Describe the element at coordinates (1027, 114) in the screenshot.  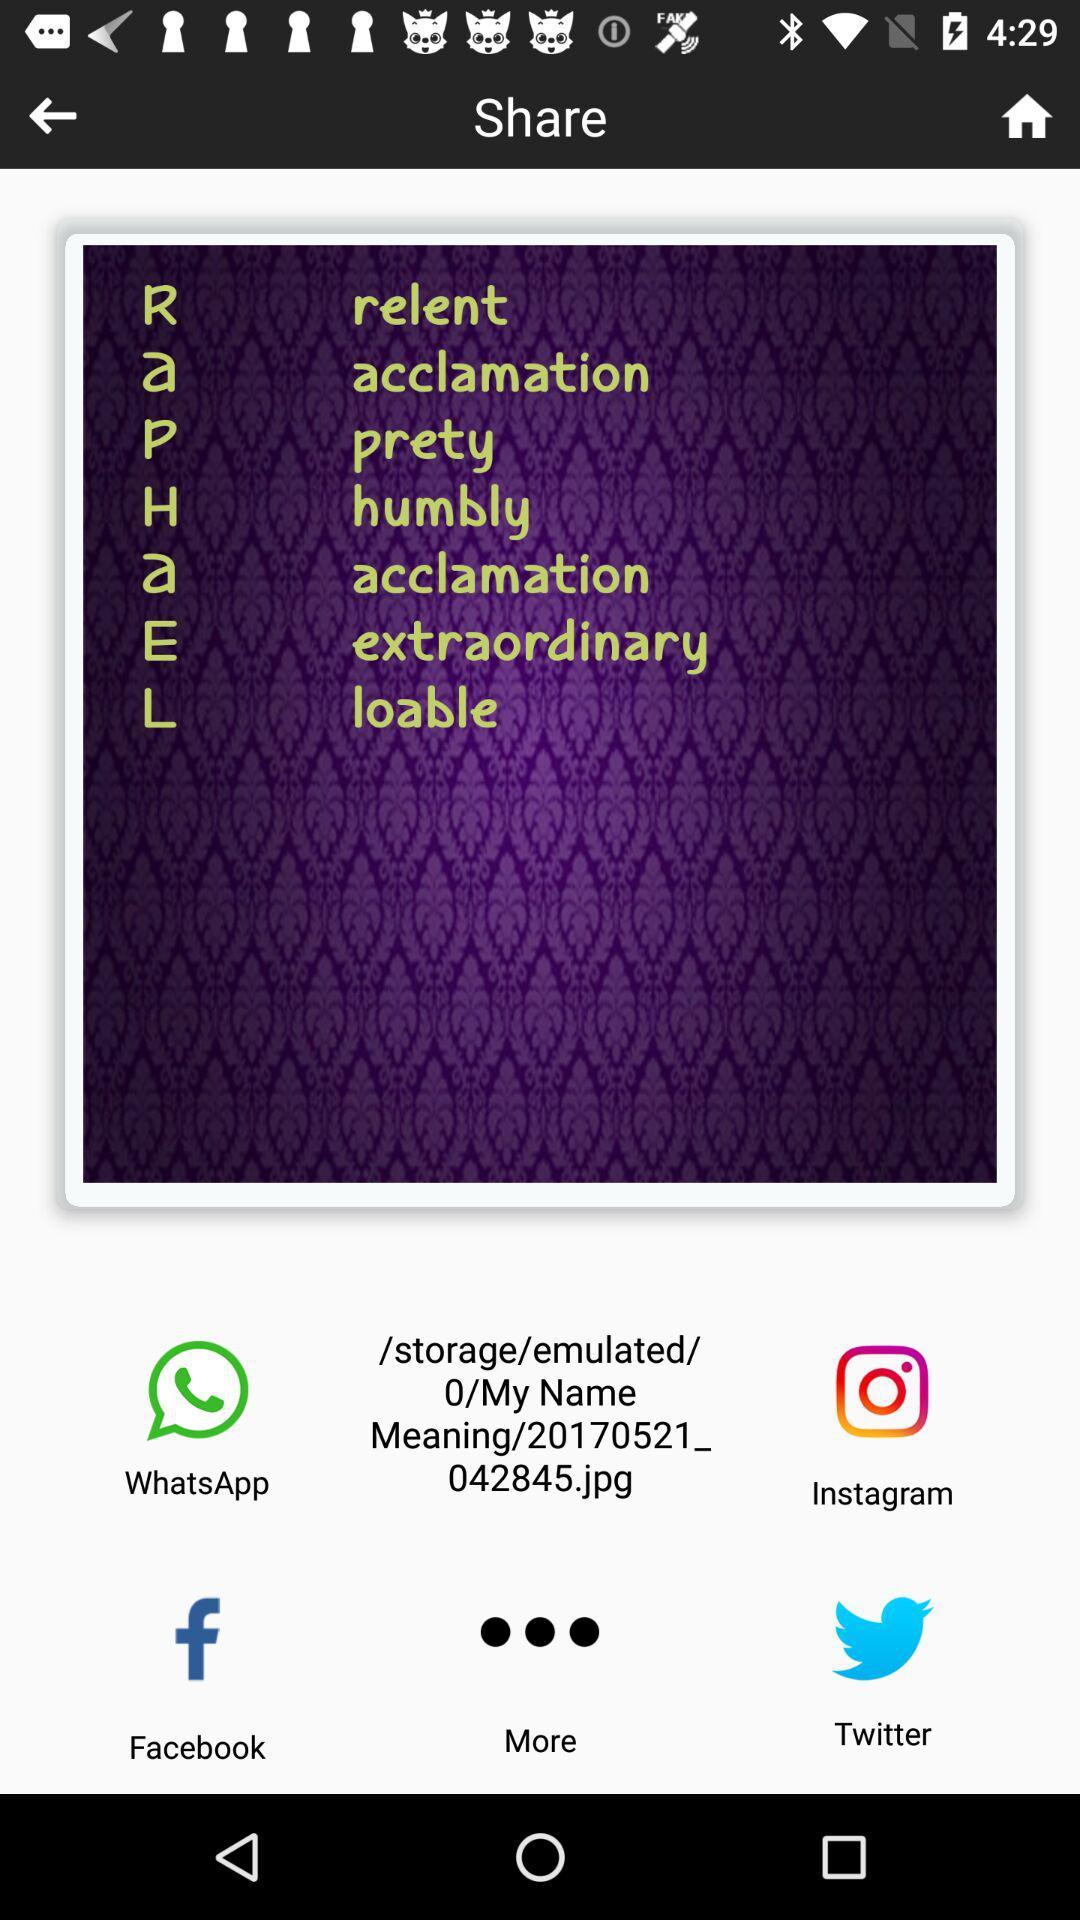
I see `the icon at the top right corner` at that location.